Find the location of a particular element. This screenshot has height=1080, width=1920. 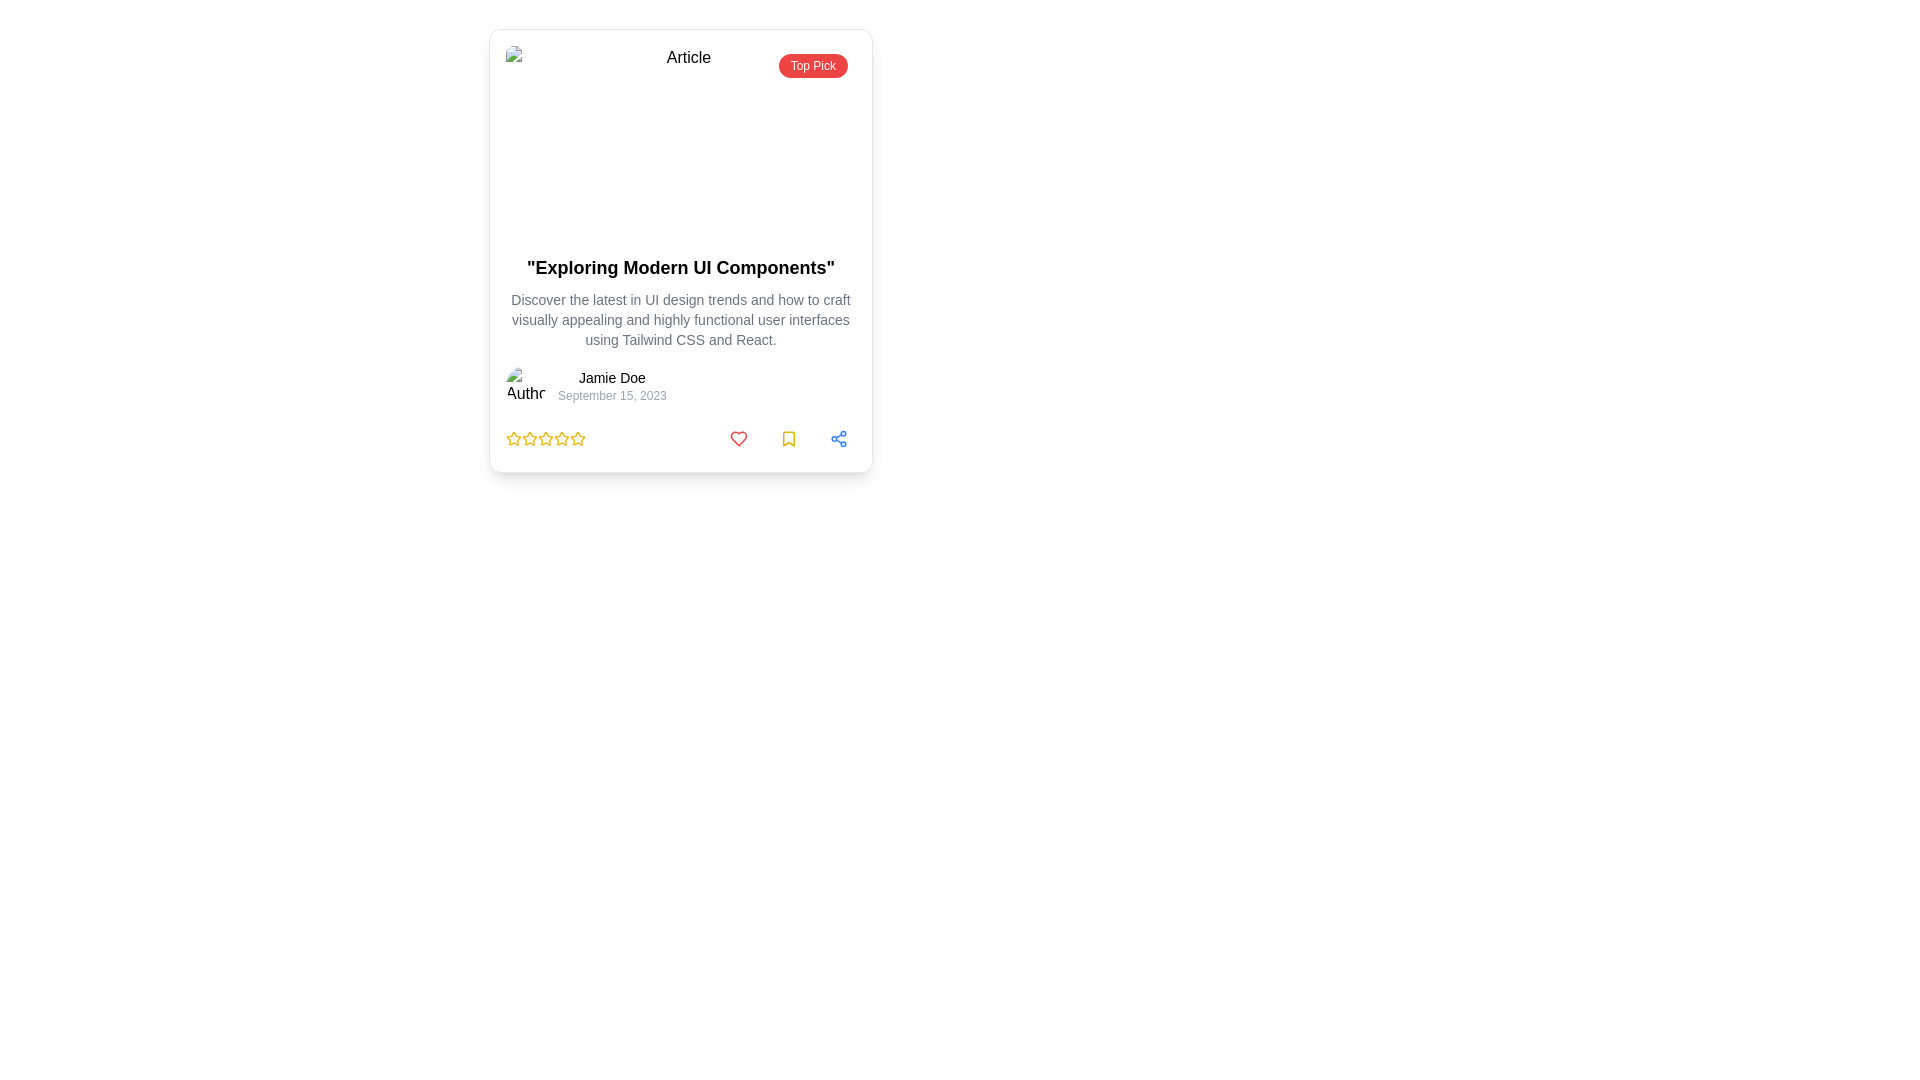

the fifth yellow star icon in the rating system to interact with it is located at coordinates (546, 438).